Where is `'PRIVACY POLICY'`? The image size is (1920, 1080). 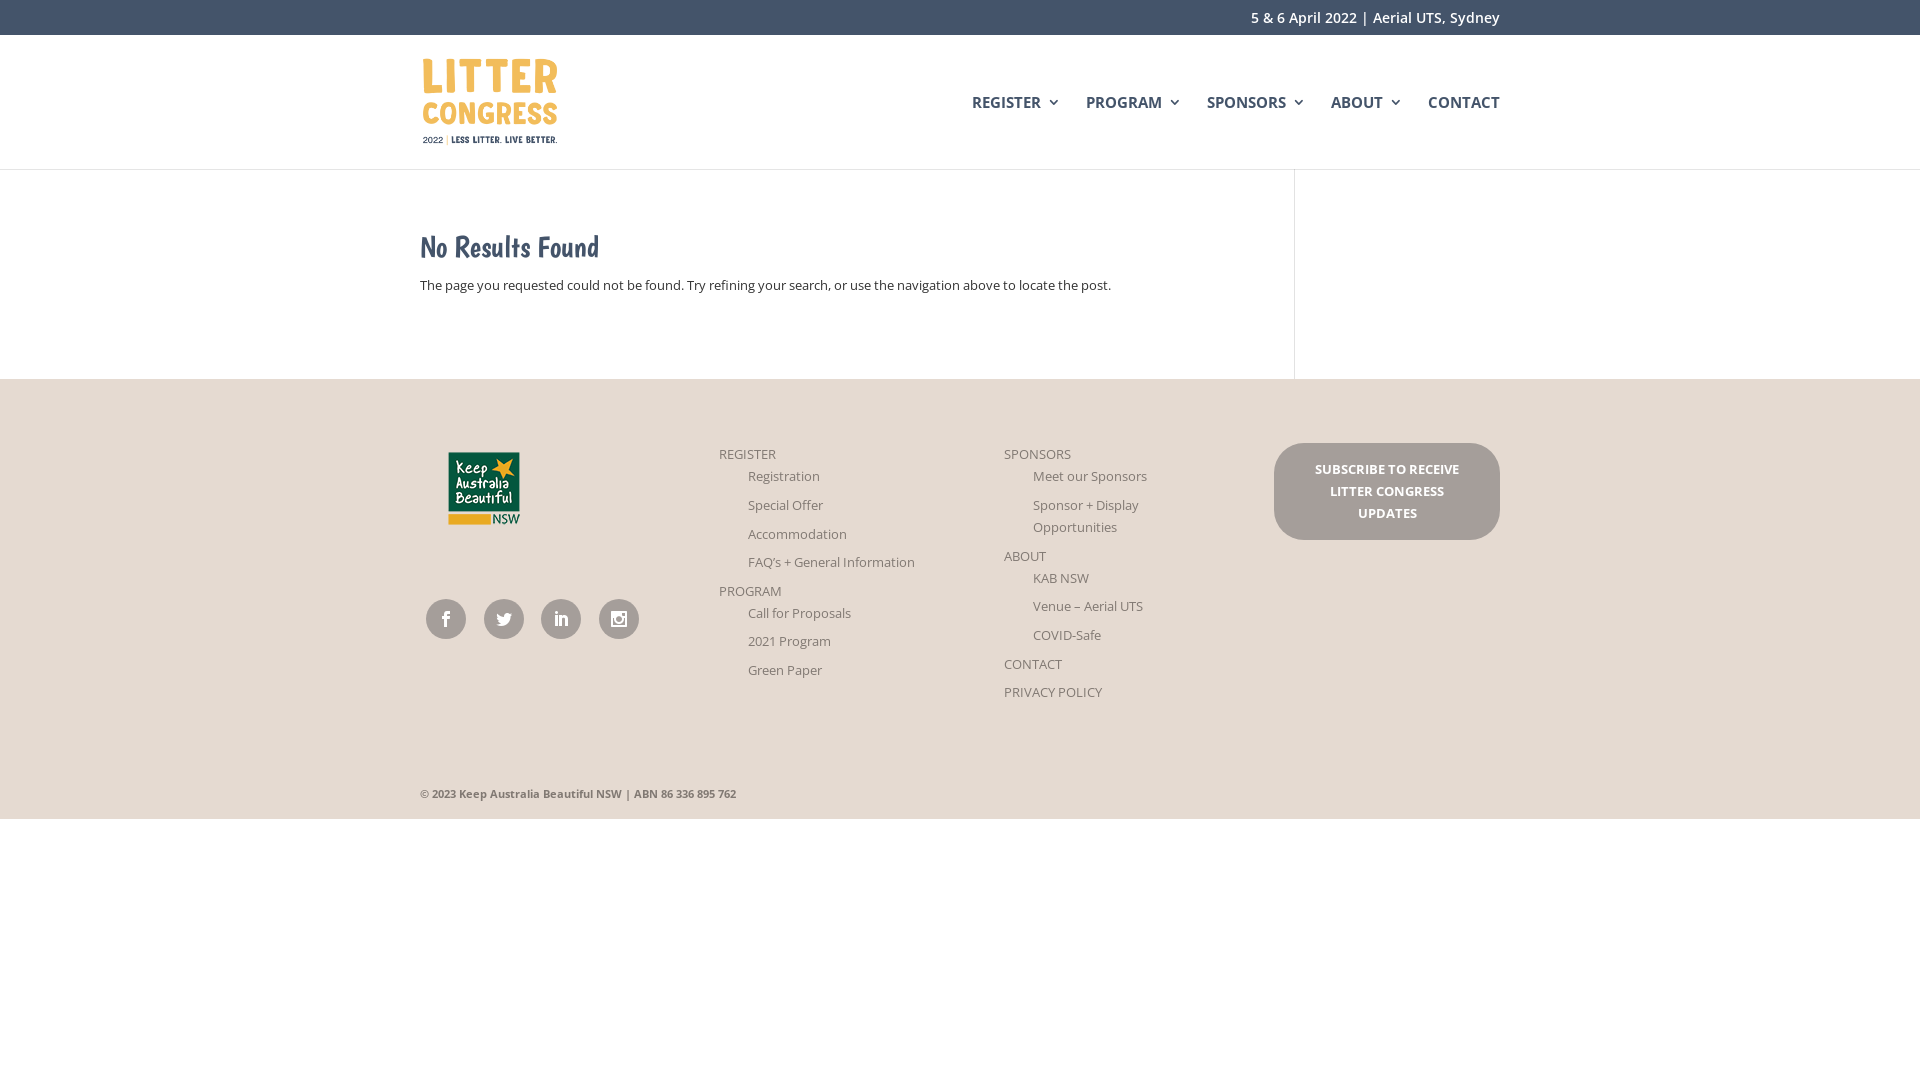
'PRIVACY POLICY' is located at coordinates (1003, 690).